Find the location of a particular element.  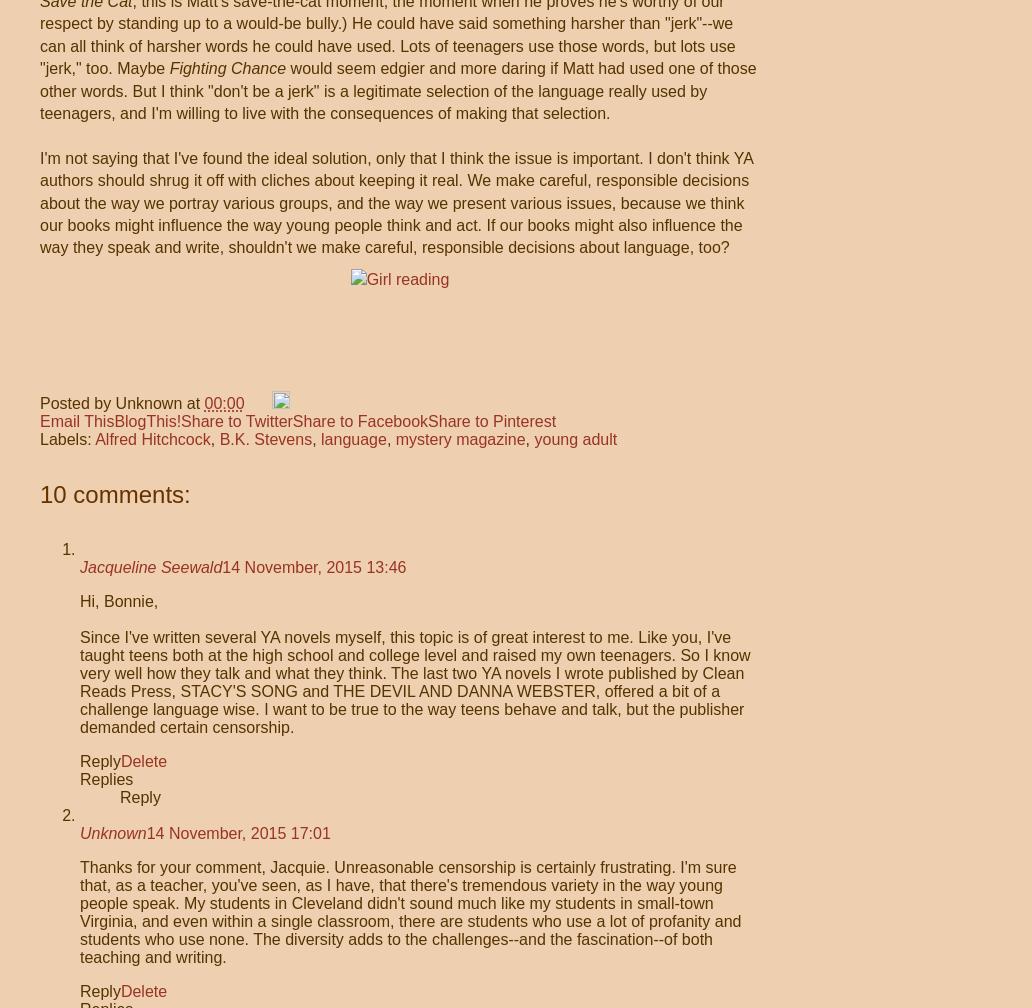

'would seem edgier and more 
daring if Matt had used one of those other words. But I think "don't be a
 jerk" is a legitimate selection of the language really used by 
teenagers, and I'm willing to live with the consequences of making that 
selection.' is located at coordinates (397, 91).